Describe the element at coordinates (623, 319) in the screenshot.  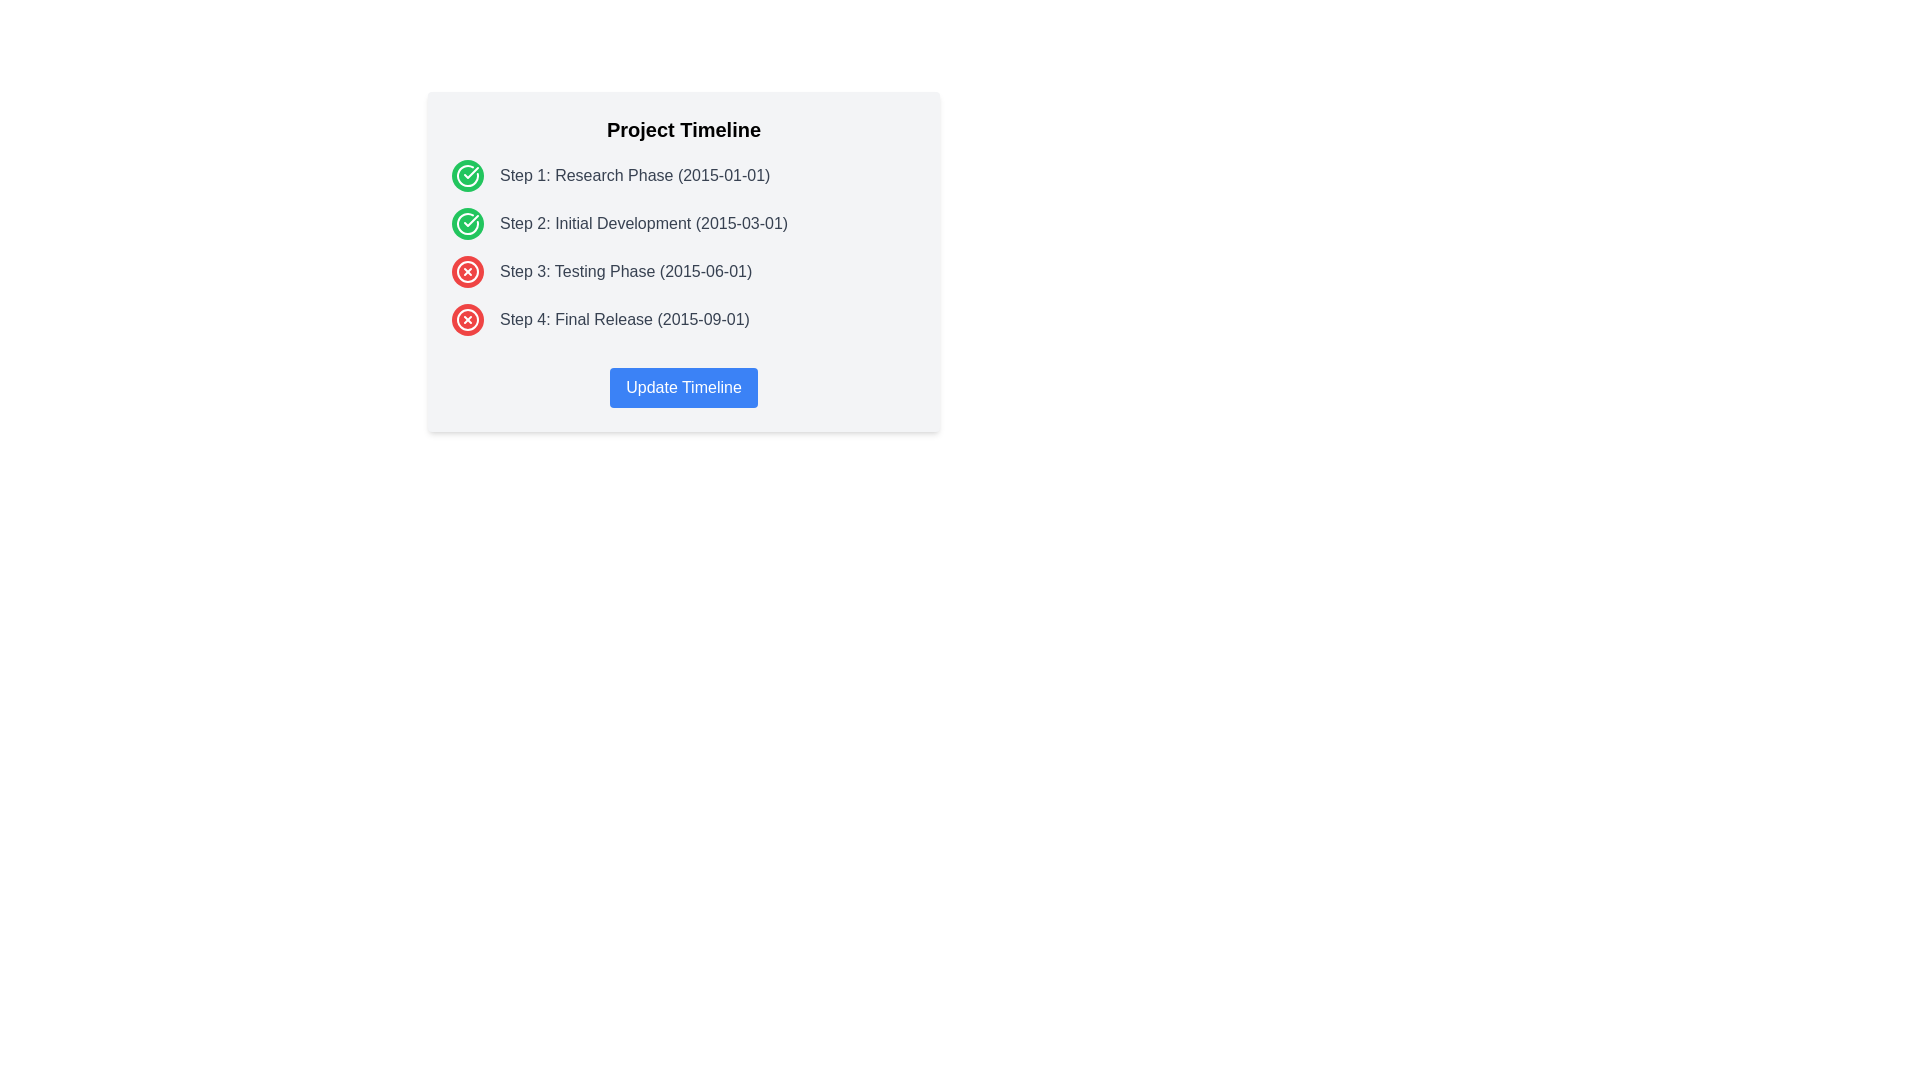
I see `the Text Label that describes the fourth step in the project timeline, located below 'Step 3: Testing Phase (2015-06-01)'` at that location.